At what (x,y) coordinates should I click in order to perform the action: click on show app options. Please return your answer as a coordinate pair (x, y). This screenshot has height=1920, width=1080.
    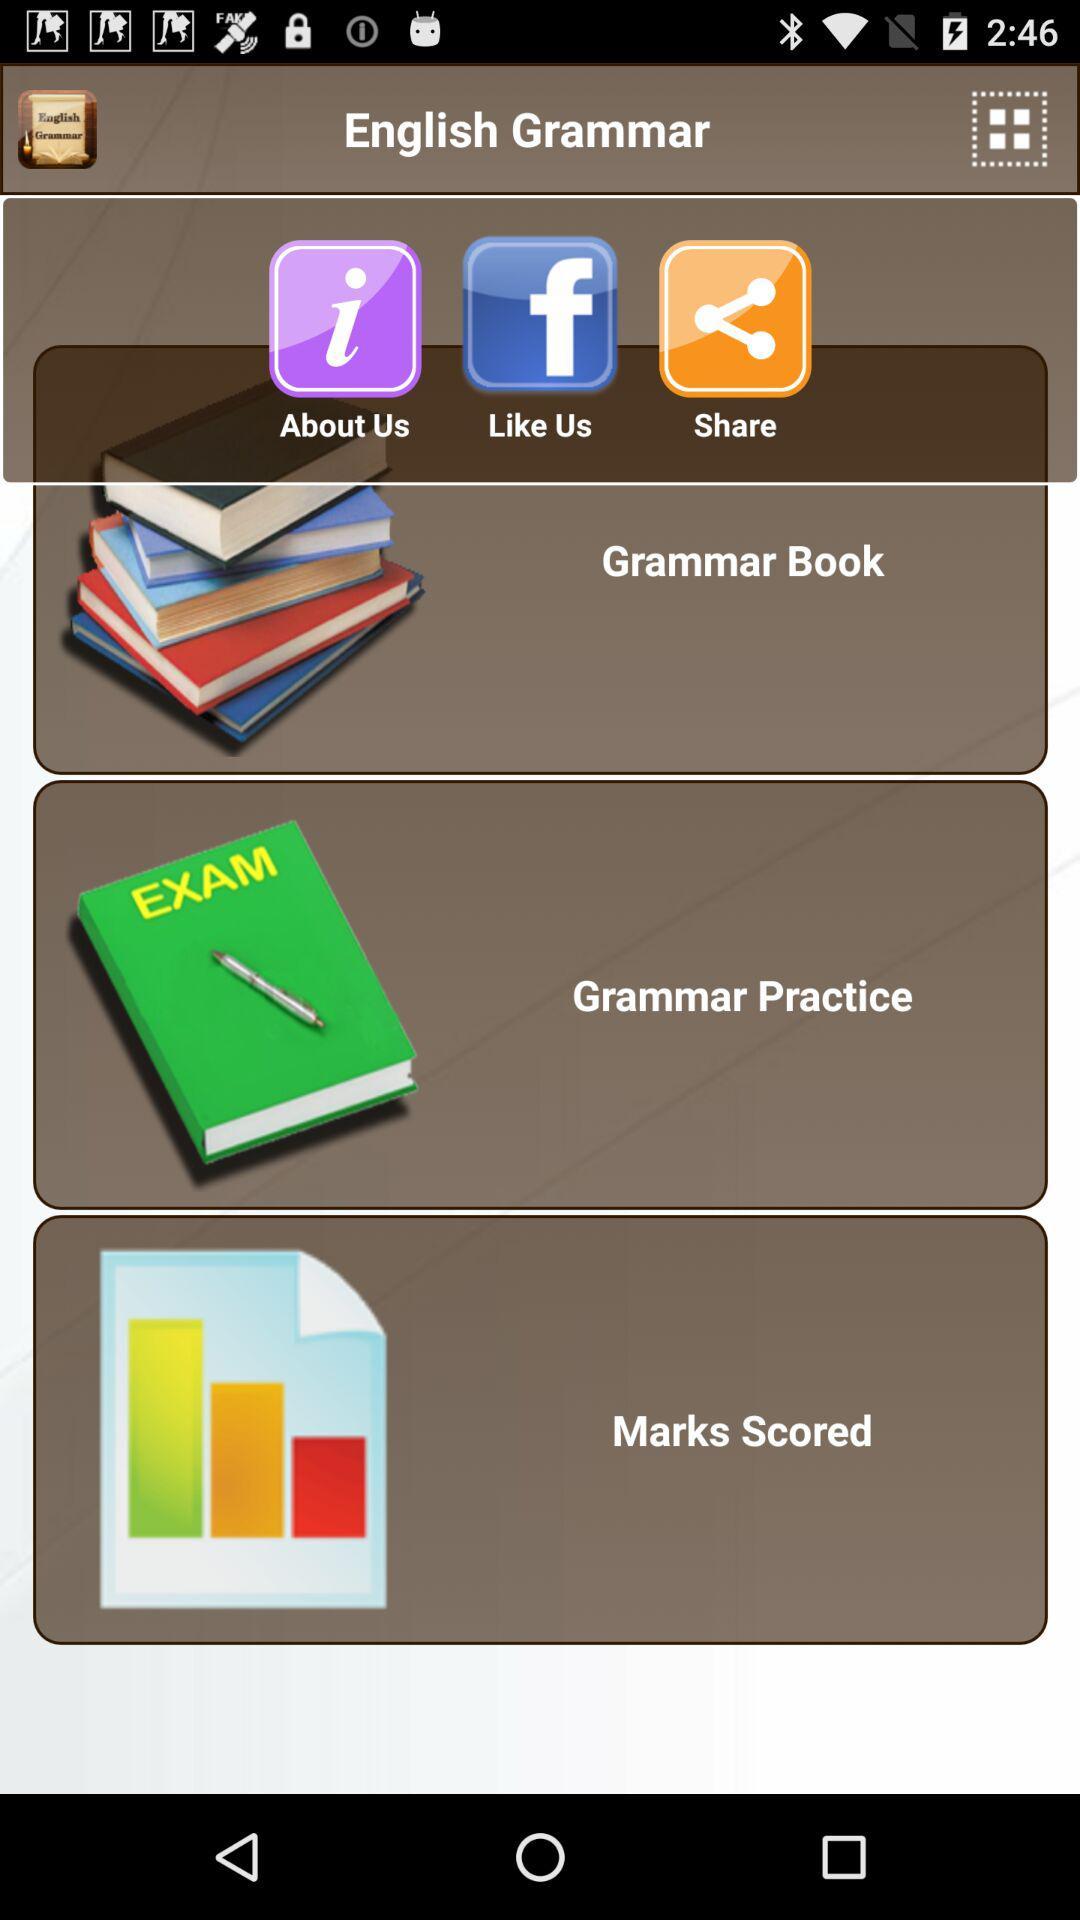
    Looking at the image, I should click on (1009, 128).